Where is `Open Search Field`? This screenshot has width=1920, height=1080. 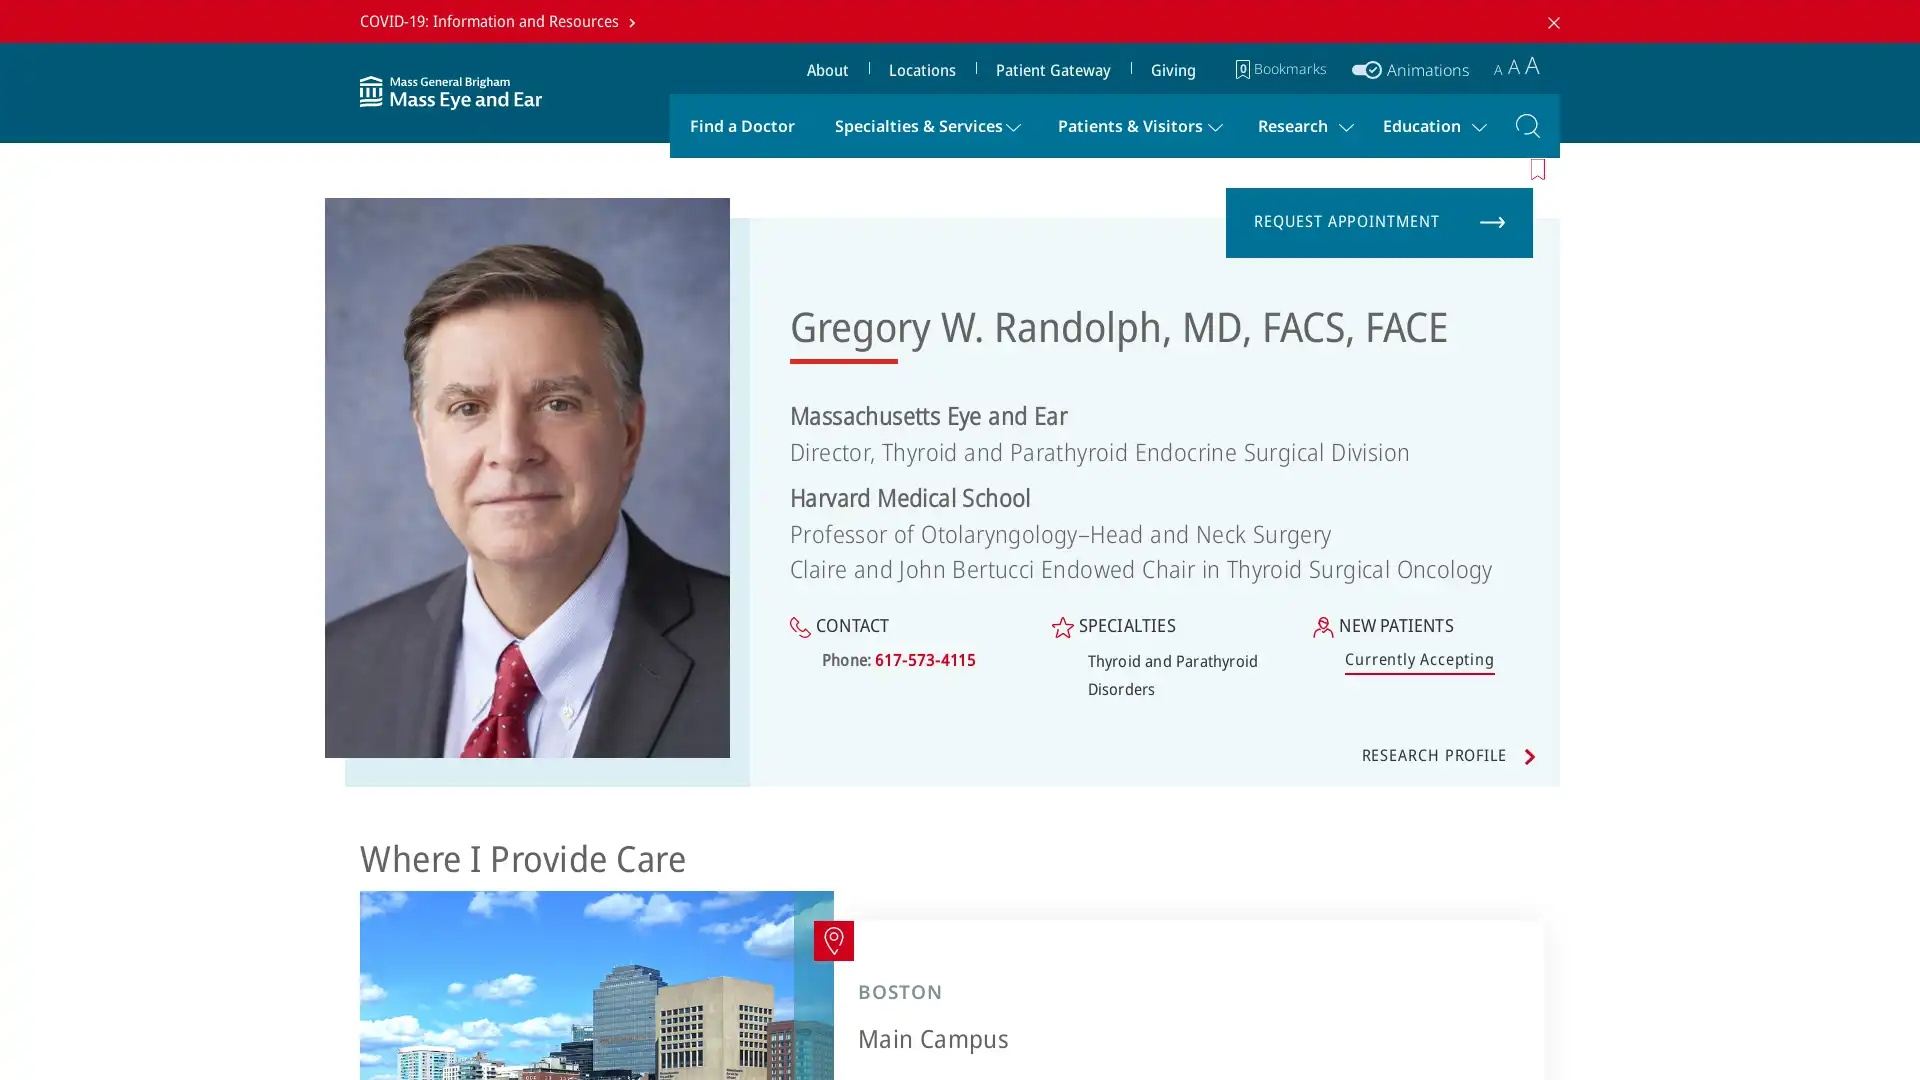
Open Search Field is located at coordinates (1526, 124).